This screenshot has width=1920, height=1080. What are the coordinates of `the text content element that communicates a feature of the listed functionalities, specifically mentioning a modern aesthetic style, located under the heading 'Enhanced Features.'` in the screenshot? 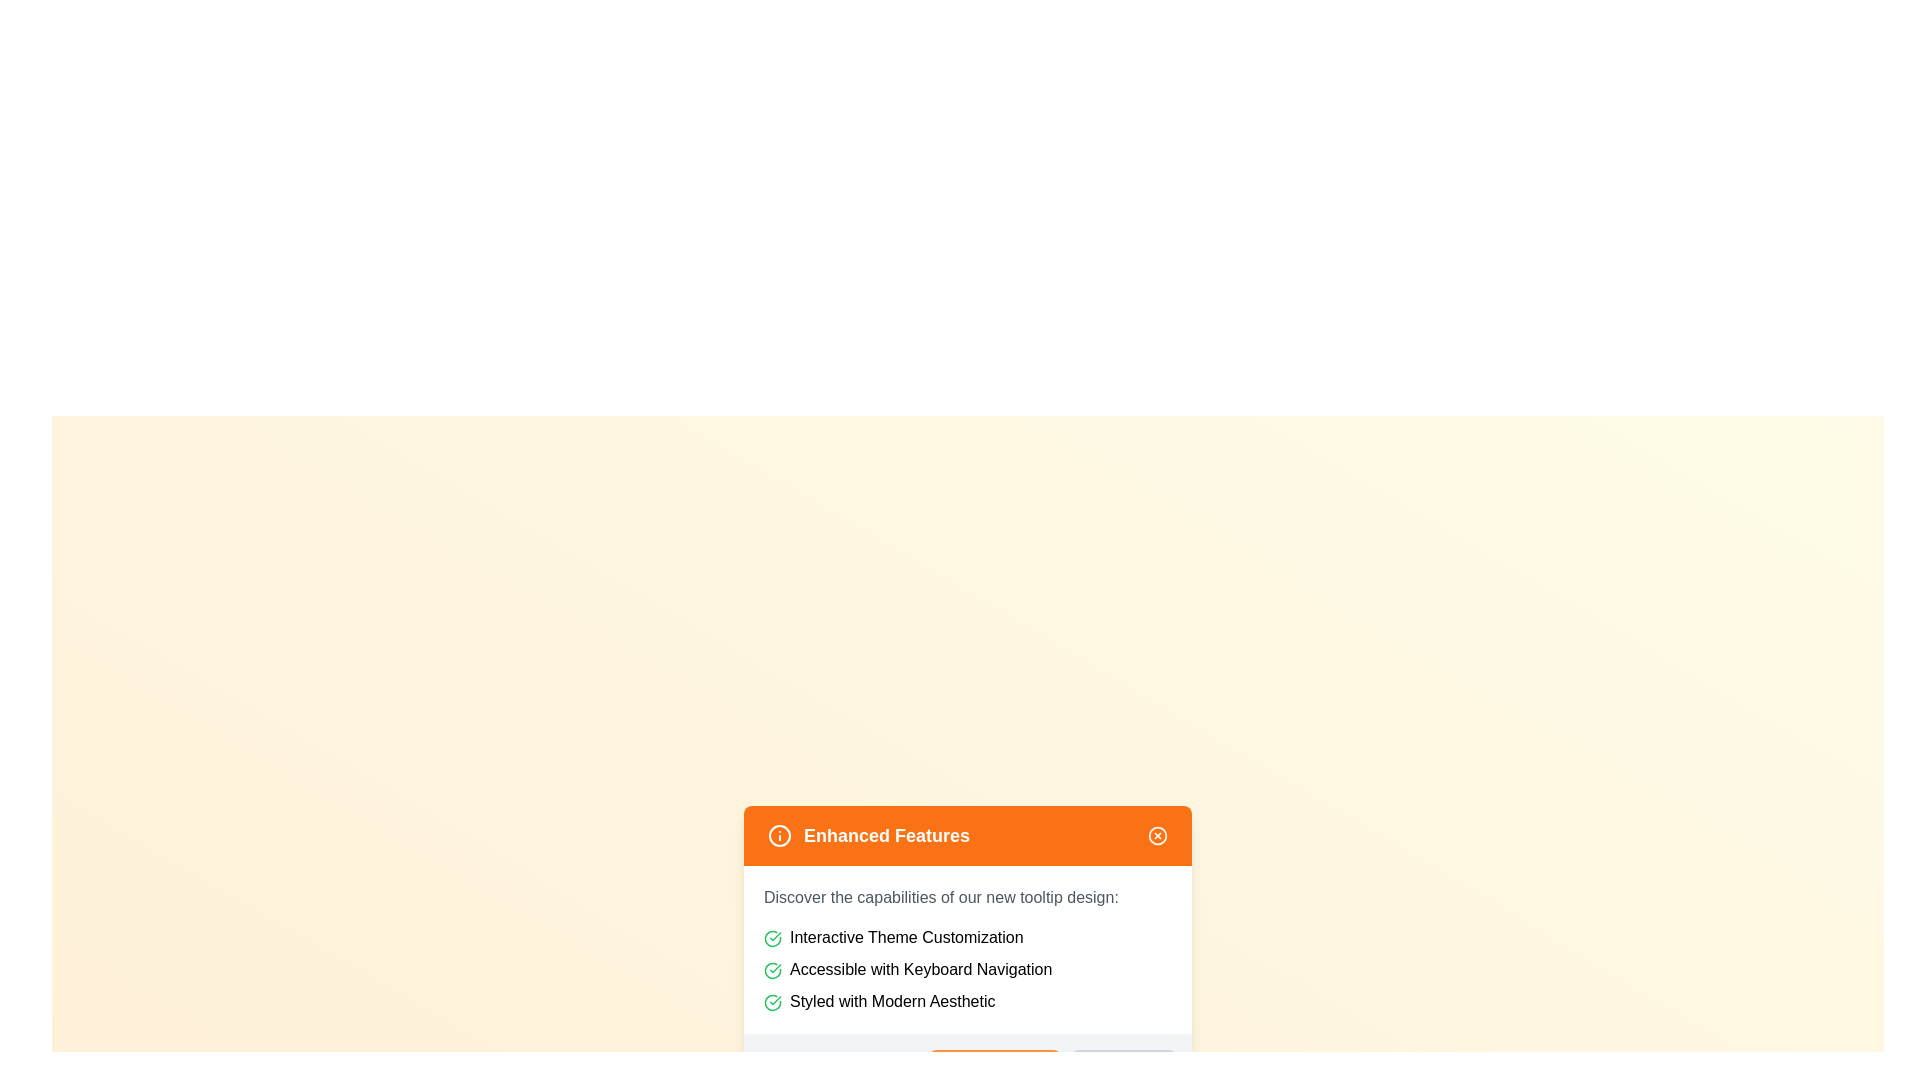 It's located at (968, 1002).